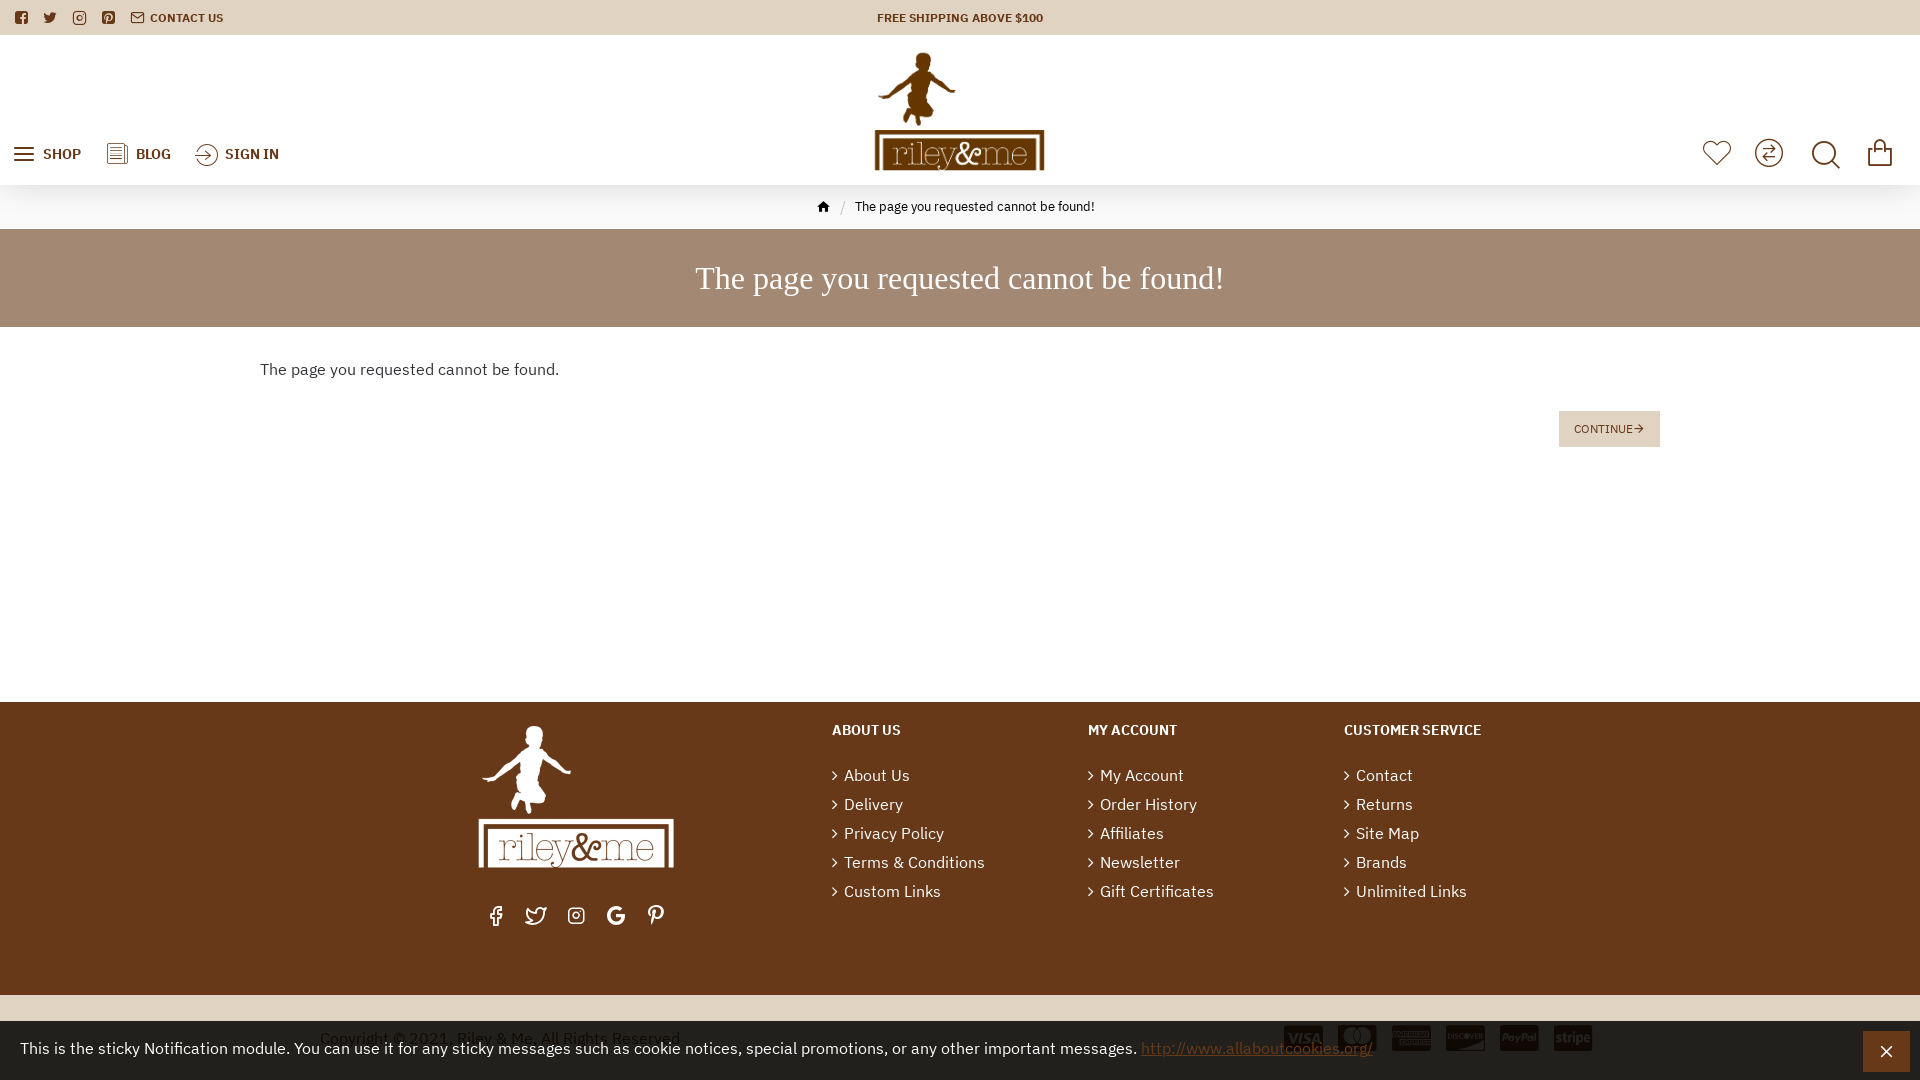  What do you see at coordinates (1609, 427) in the screenshot?
I see `'CONTINUE'` at bounding box center [1609, 427].